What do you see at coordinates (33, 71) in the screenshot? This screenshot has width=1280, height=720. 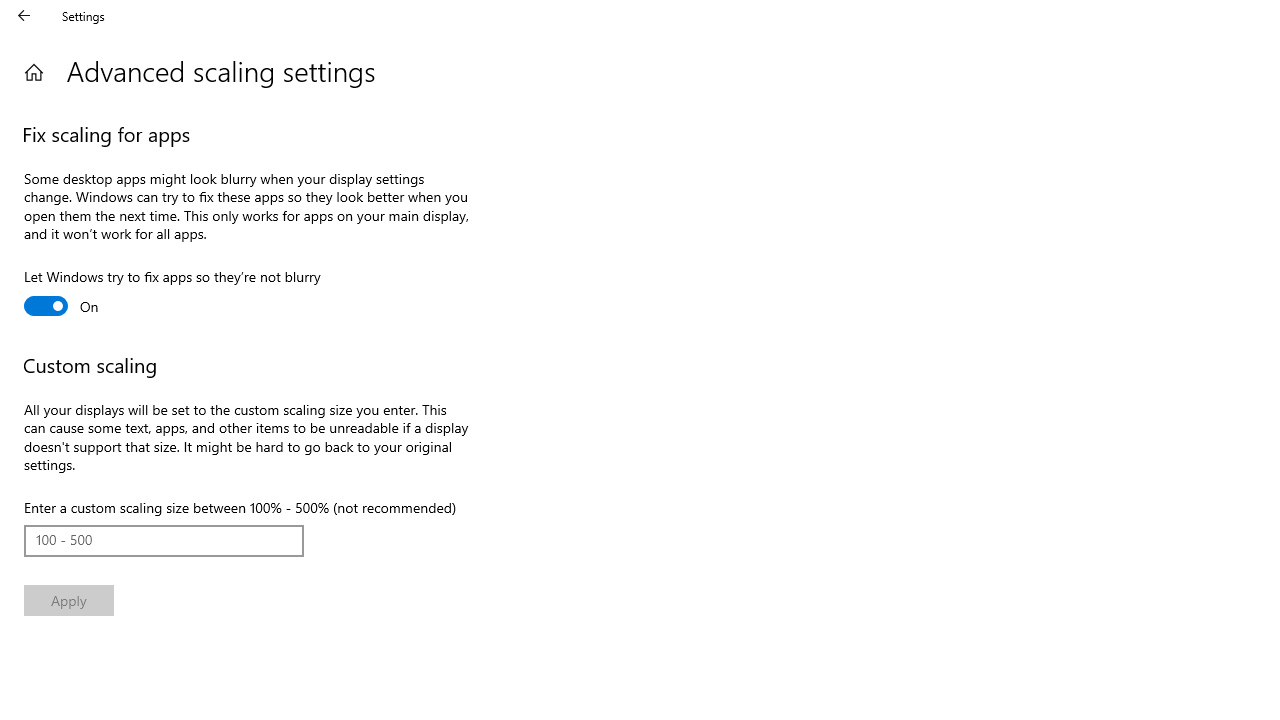 I see `'Home'` at bounding box center [33, 71].